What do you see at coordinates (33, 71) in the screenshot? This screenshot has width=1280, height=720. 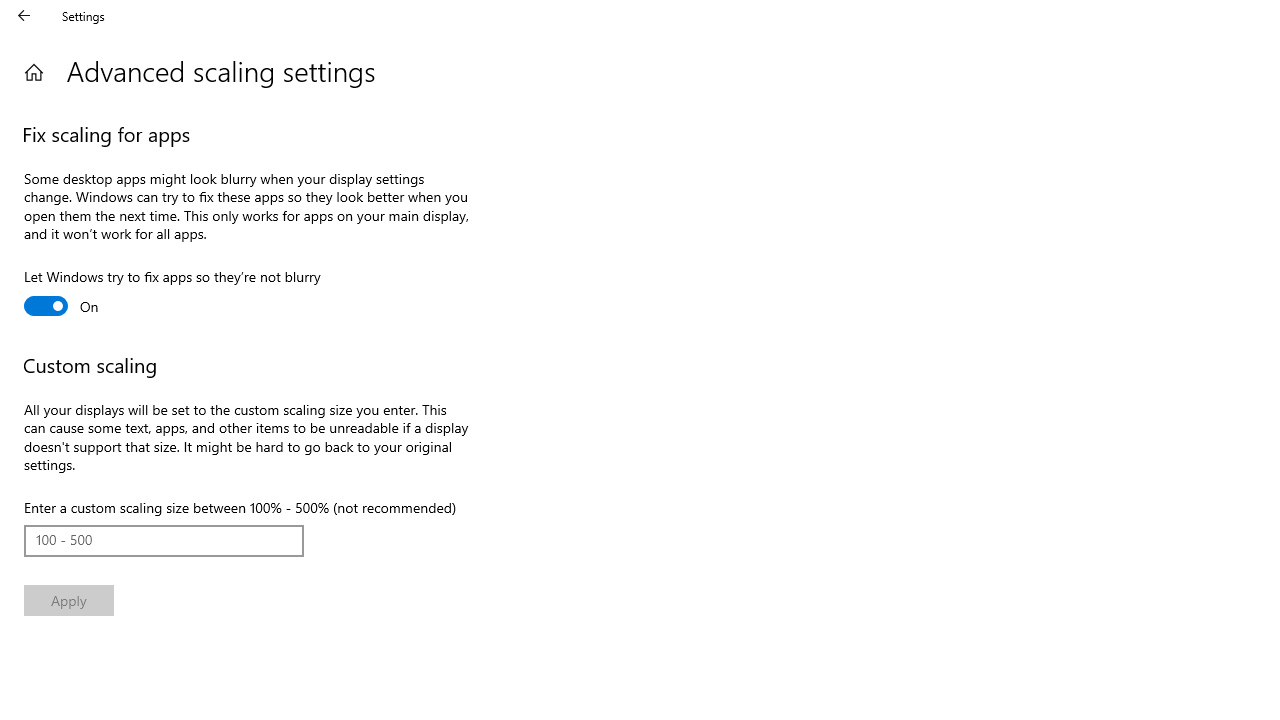 I see `'Home'` at bounding box center [33, 71].